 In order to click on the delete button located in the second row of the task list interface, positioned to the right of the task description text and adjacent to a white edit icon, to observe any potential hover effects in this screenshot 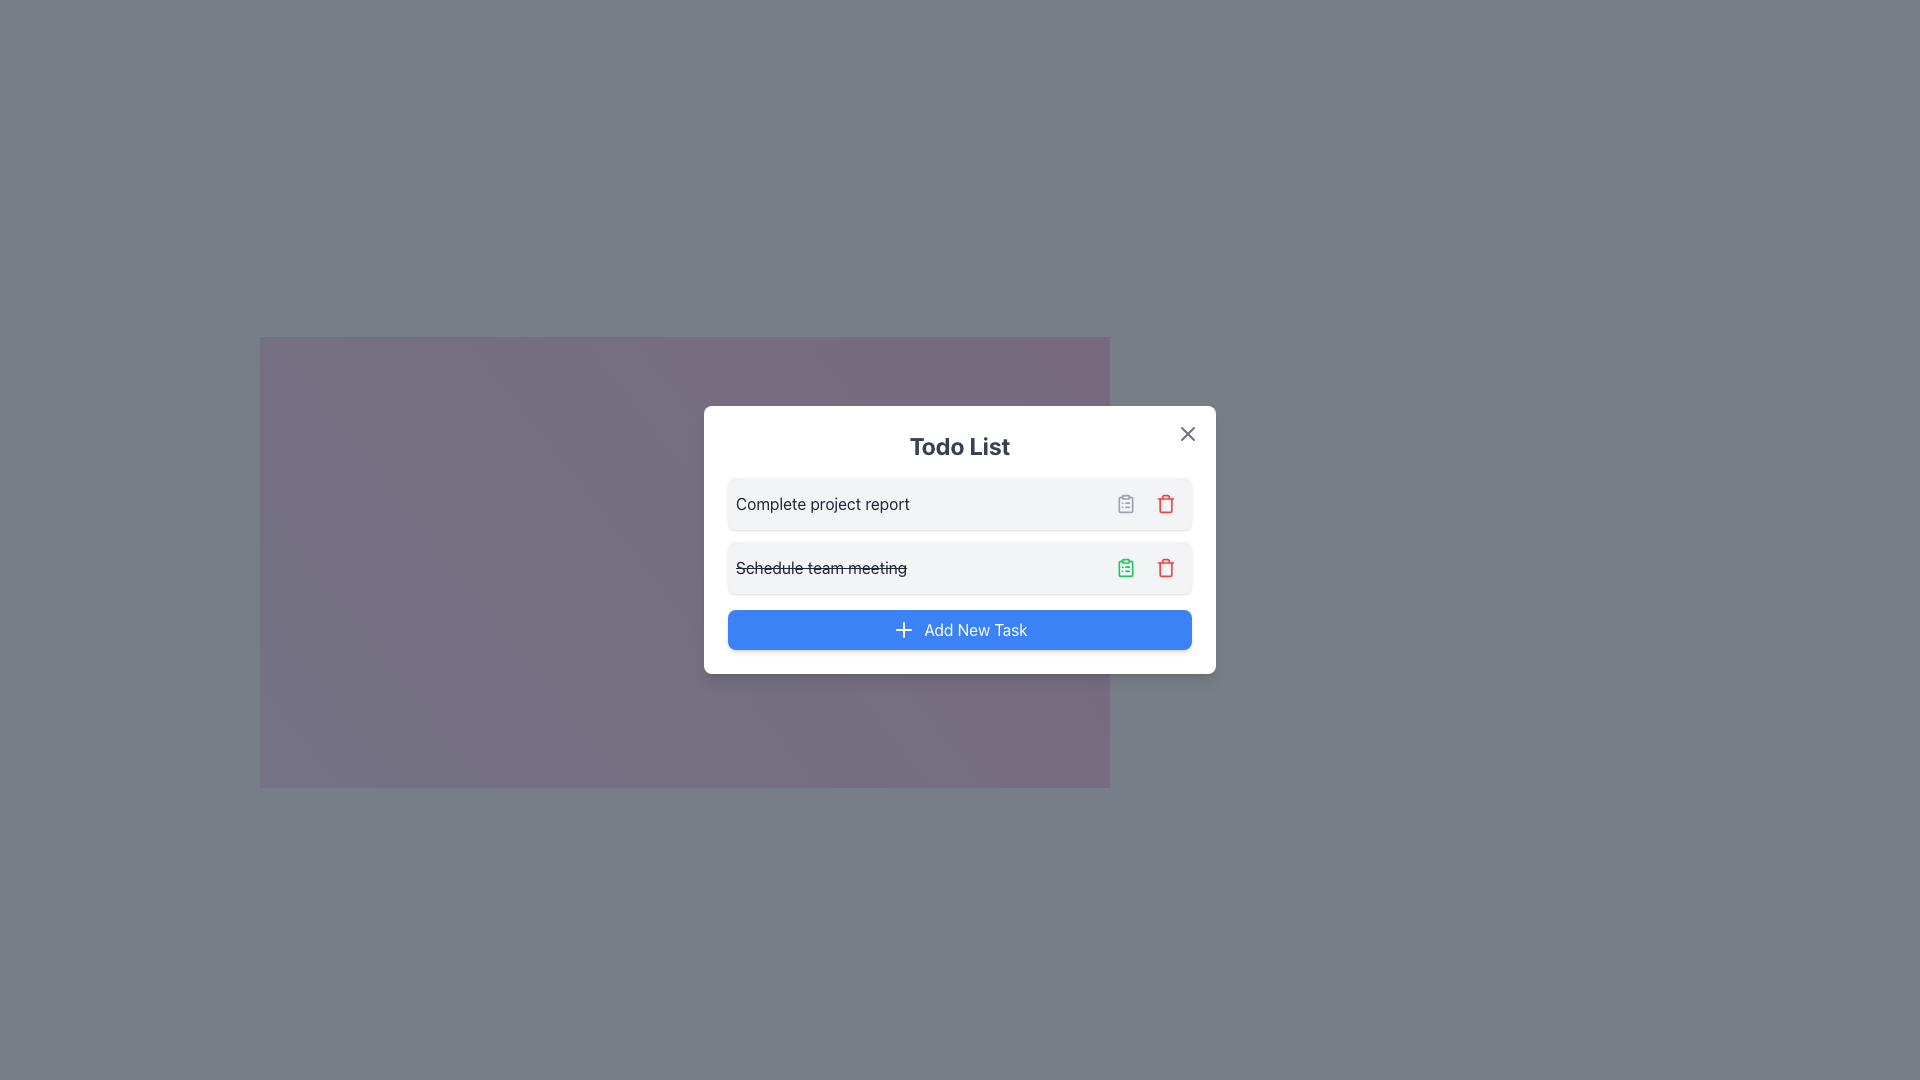, I will do `click(1166, 567)`.